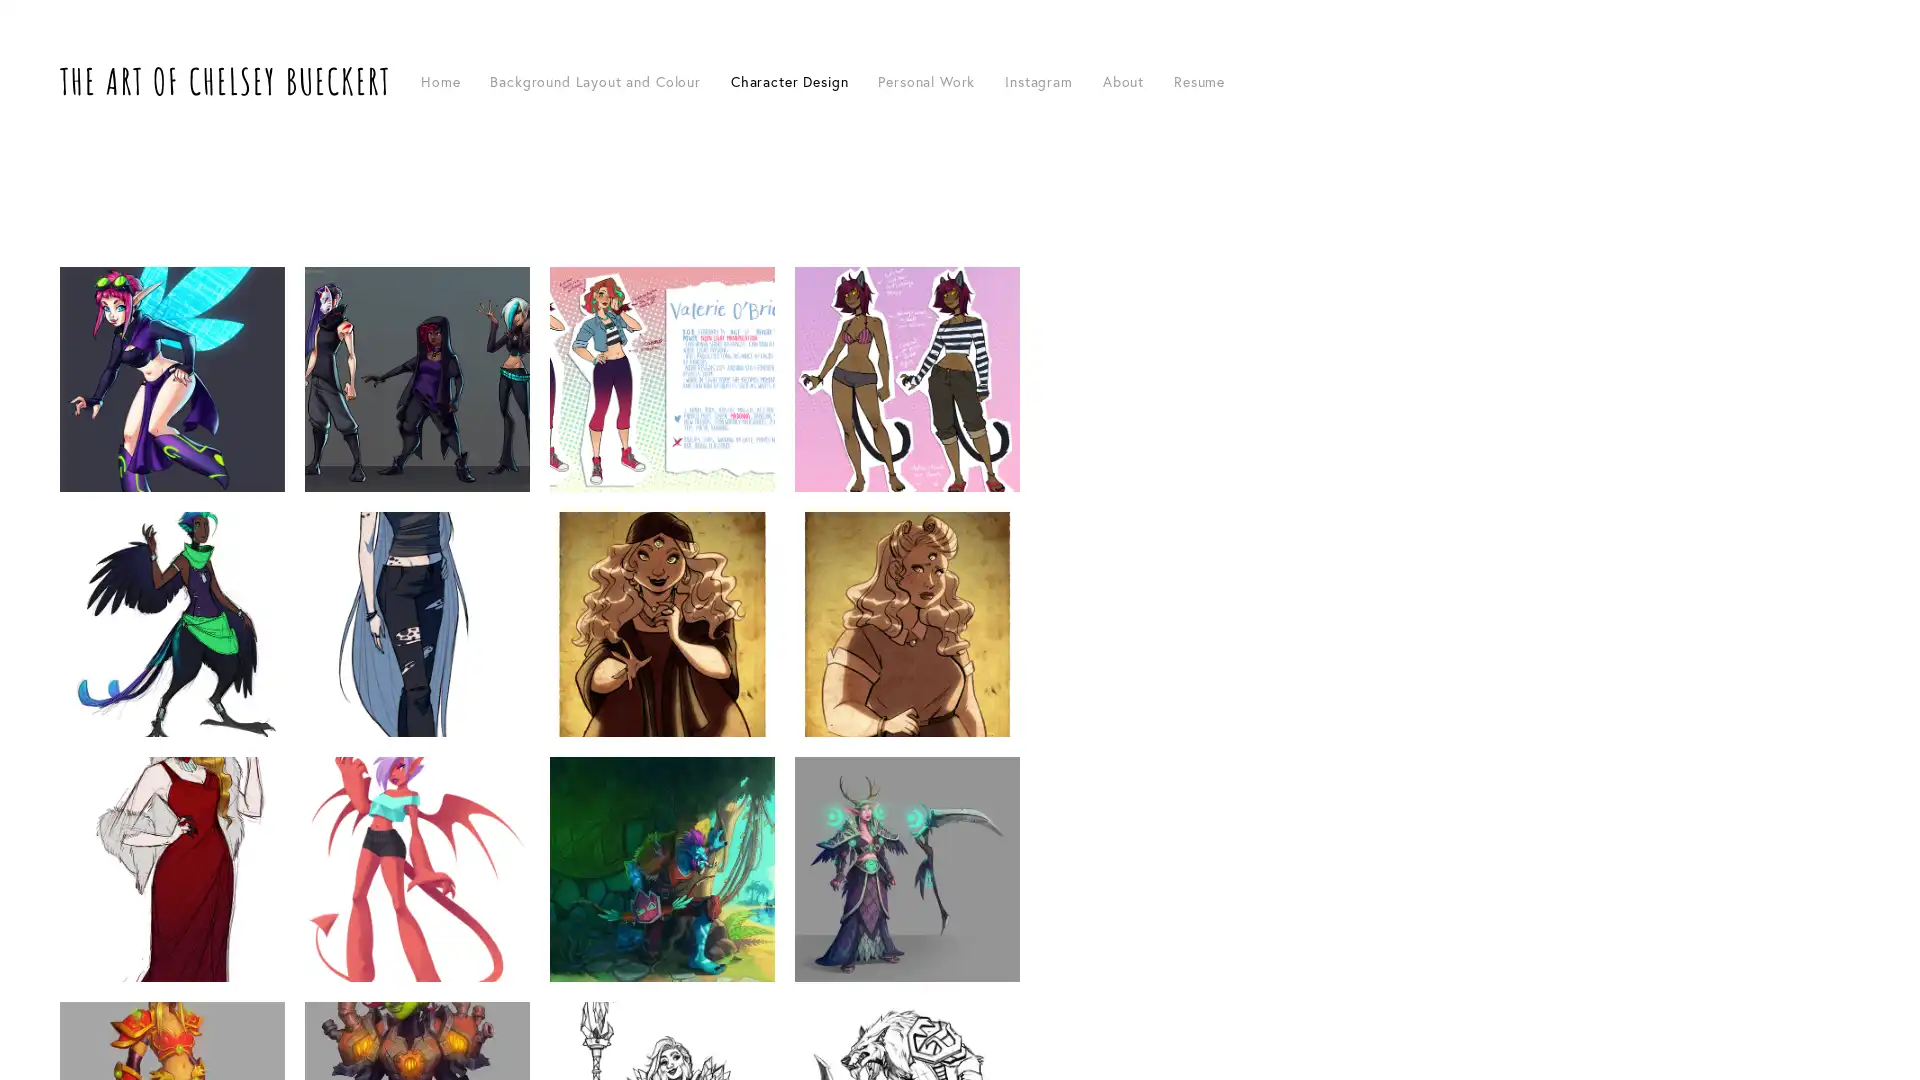 The height and width of the screenshot is (1080, 1920). What do you see at coordinates (906, 623) in the screenshot?
I see `View fullsize peneports1.png` at bounding box center [906, 623].